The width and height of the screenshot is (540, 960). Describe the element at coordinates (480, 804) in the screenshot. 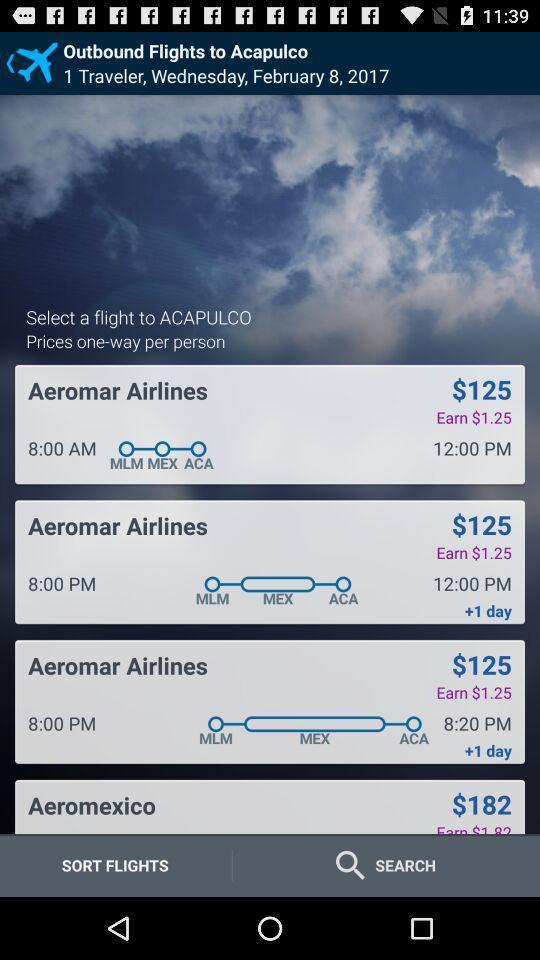

I see `icon below +1 day icon` at that location.